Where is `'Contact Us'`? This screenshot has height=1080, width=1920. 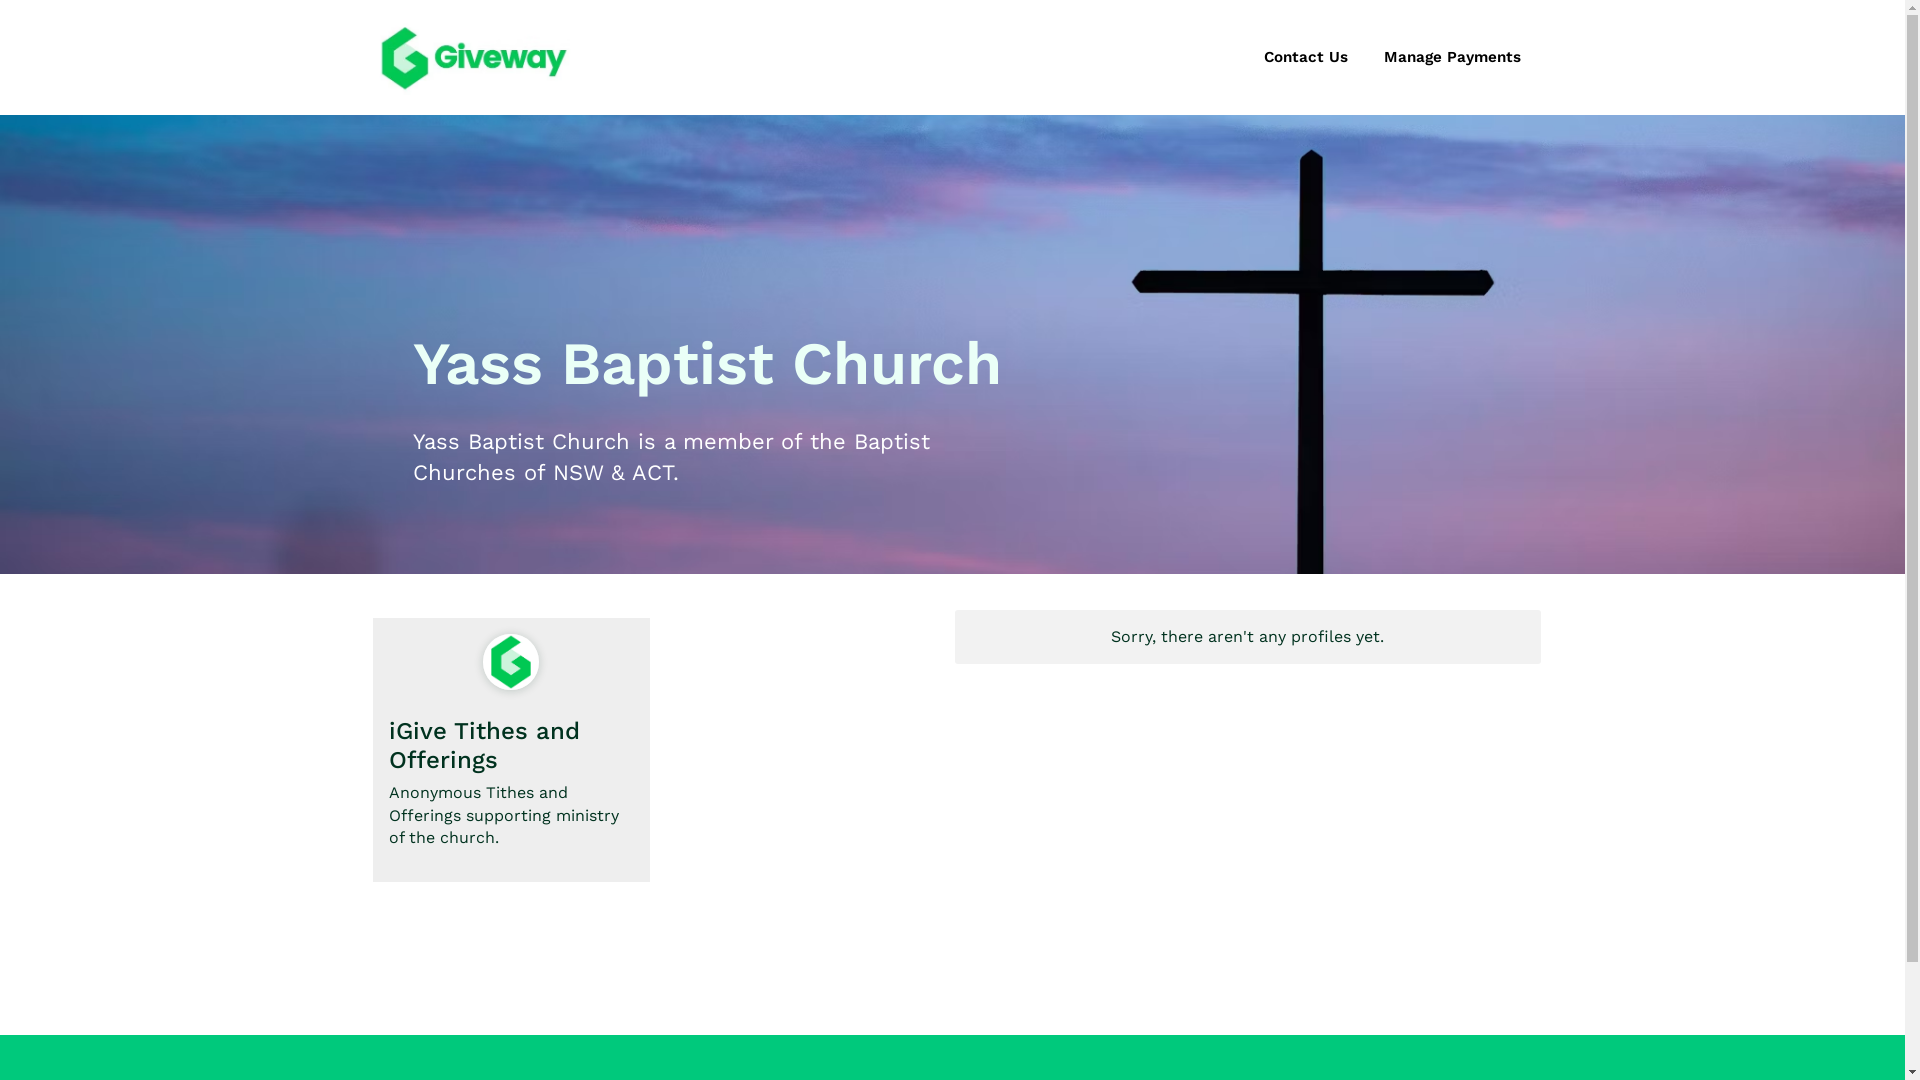 'Contact Us' is located at coordinates (1305, 56).